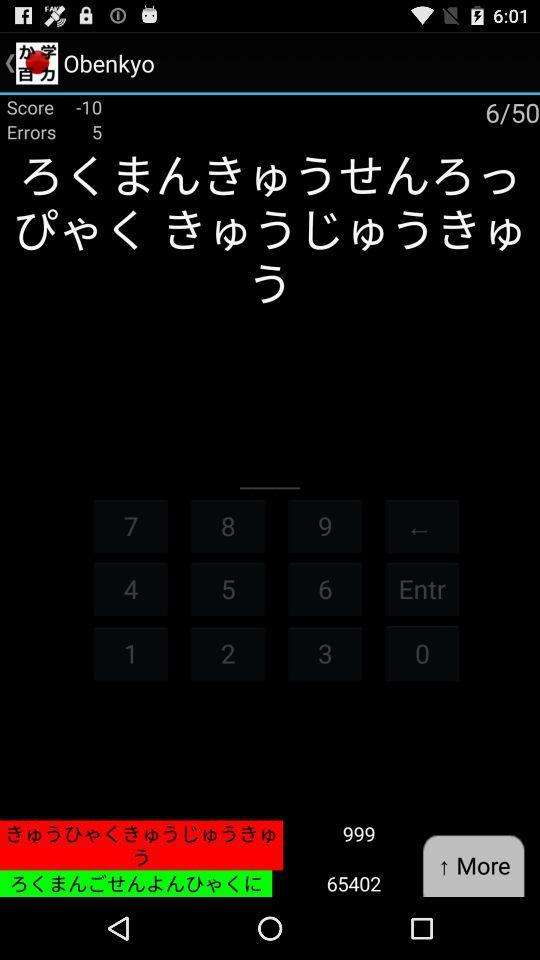 The width and height of the screenshot is (540, 960). What do you see at coordinates (226, 652) in the screenshot?
I see `the 2 item` at bounding box center [226, 652].